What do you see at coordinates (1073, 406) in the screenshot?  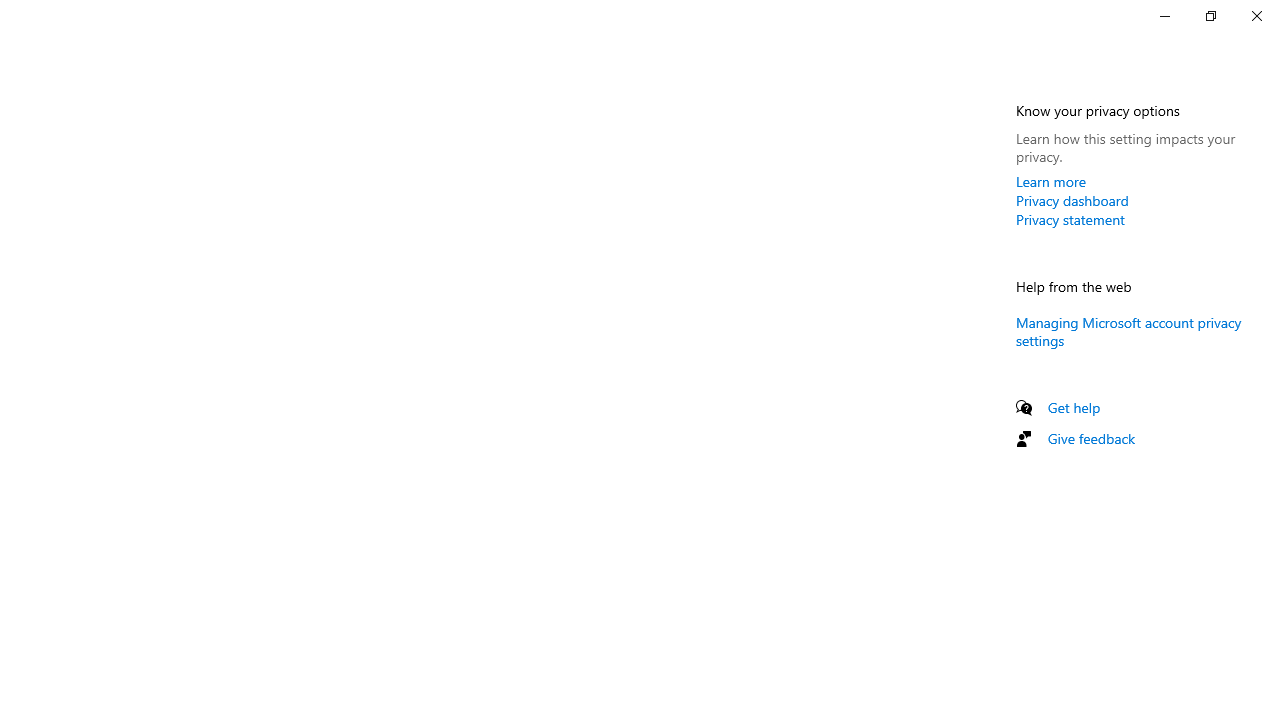 I see `'Get help'` at bounding box center [1073, 406].